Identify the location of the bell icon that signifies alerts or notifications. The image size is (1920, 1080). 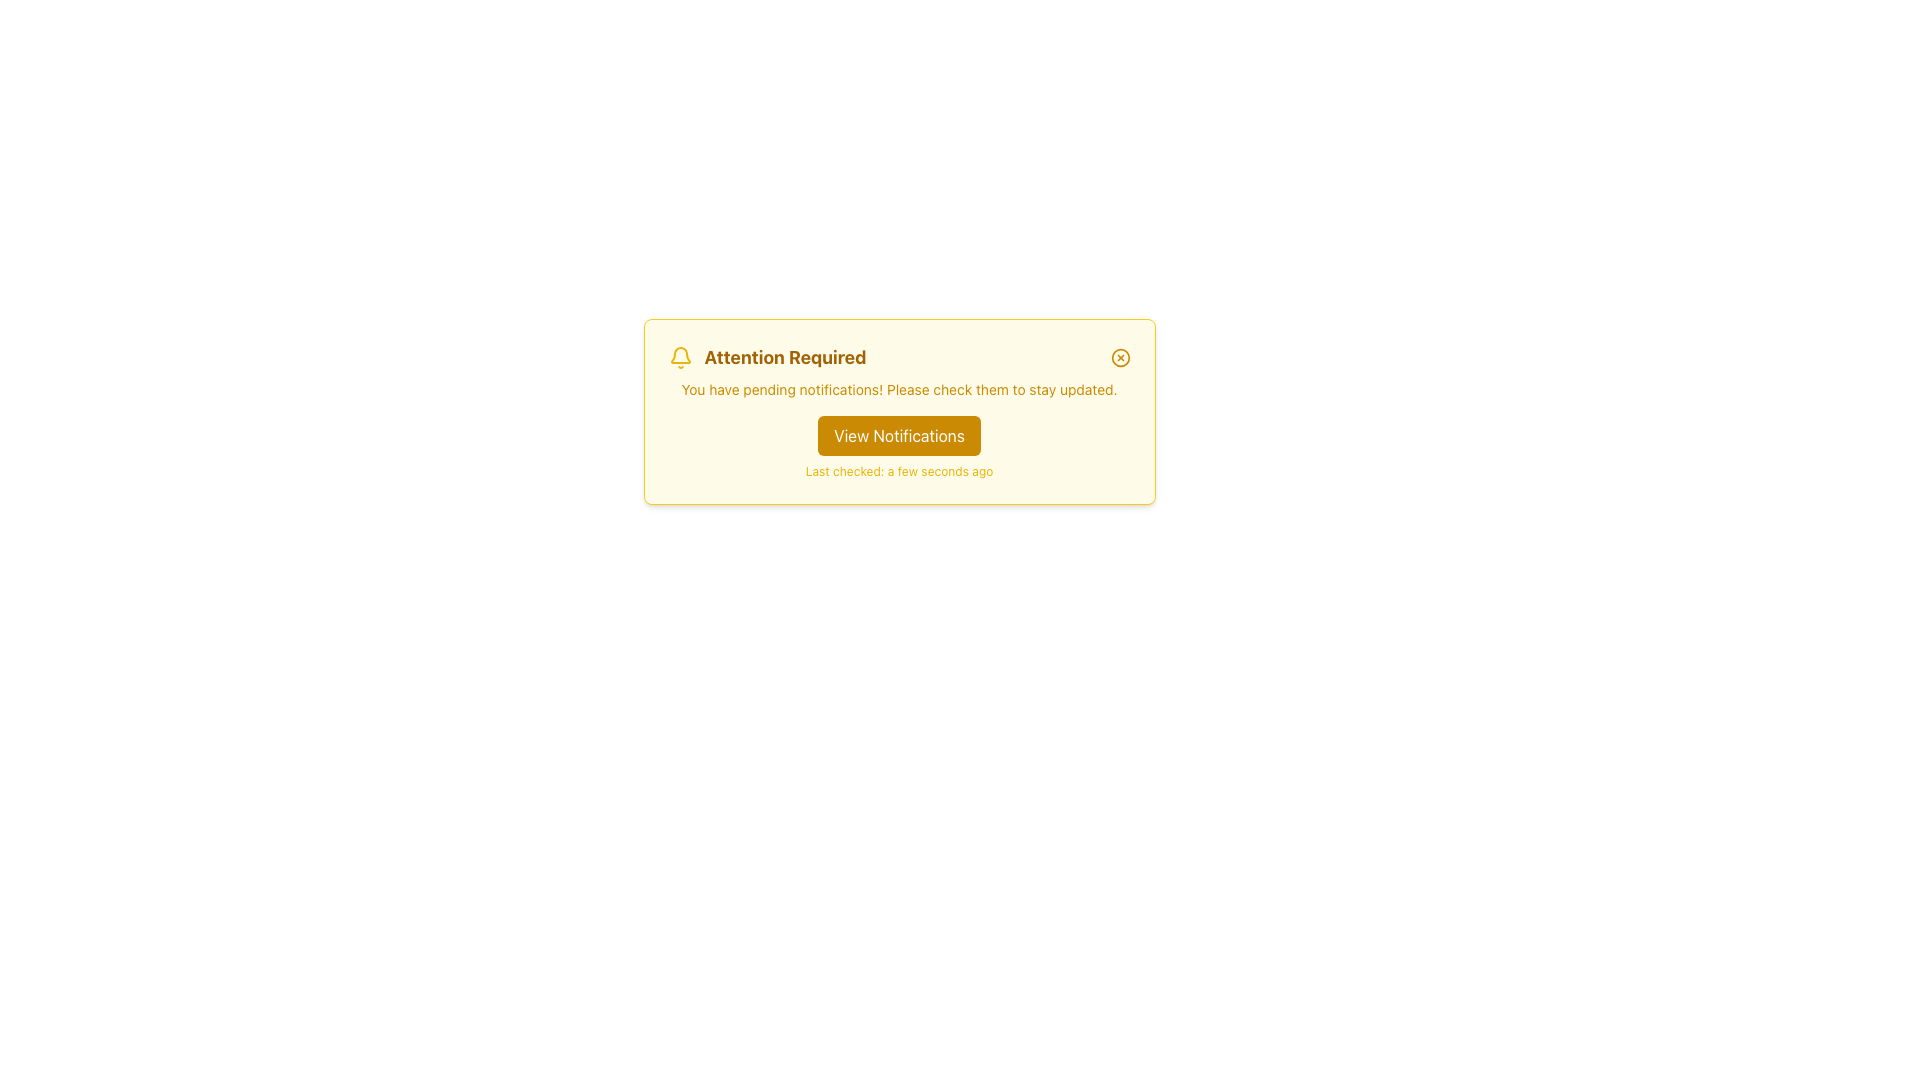
(680, 357).